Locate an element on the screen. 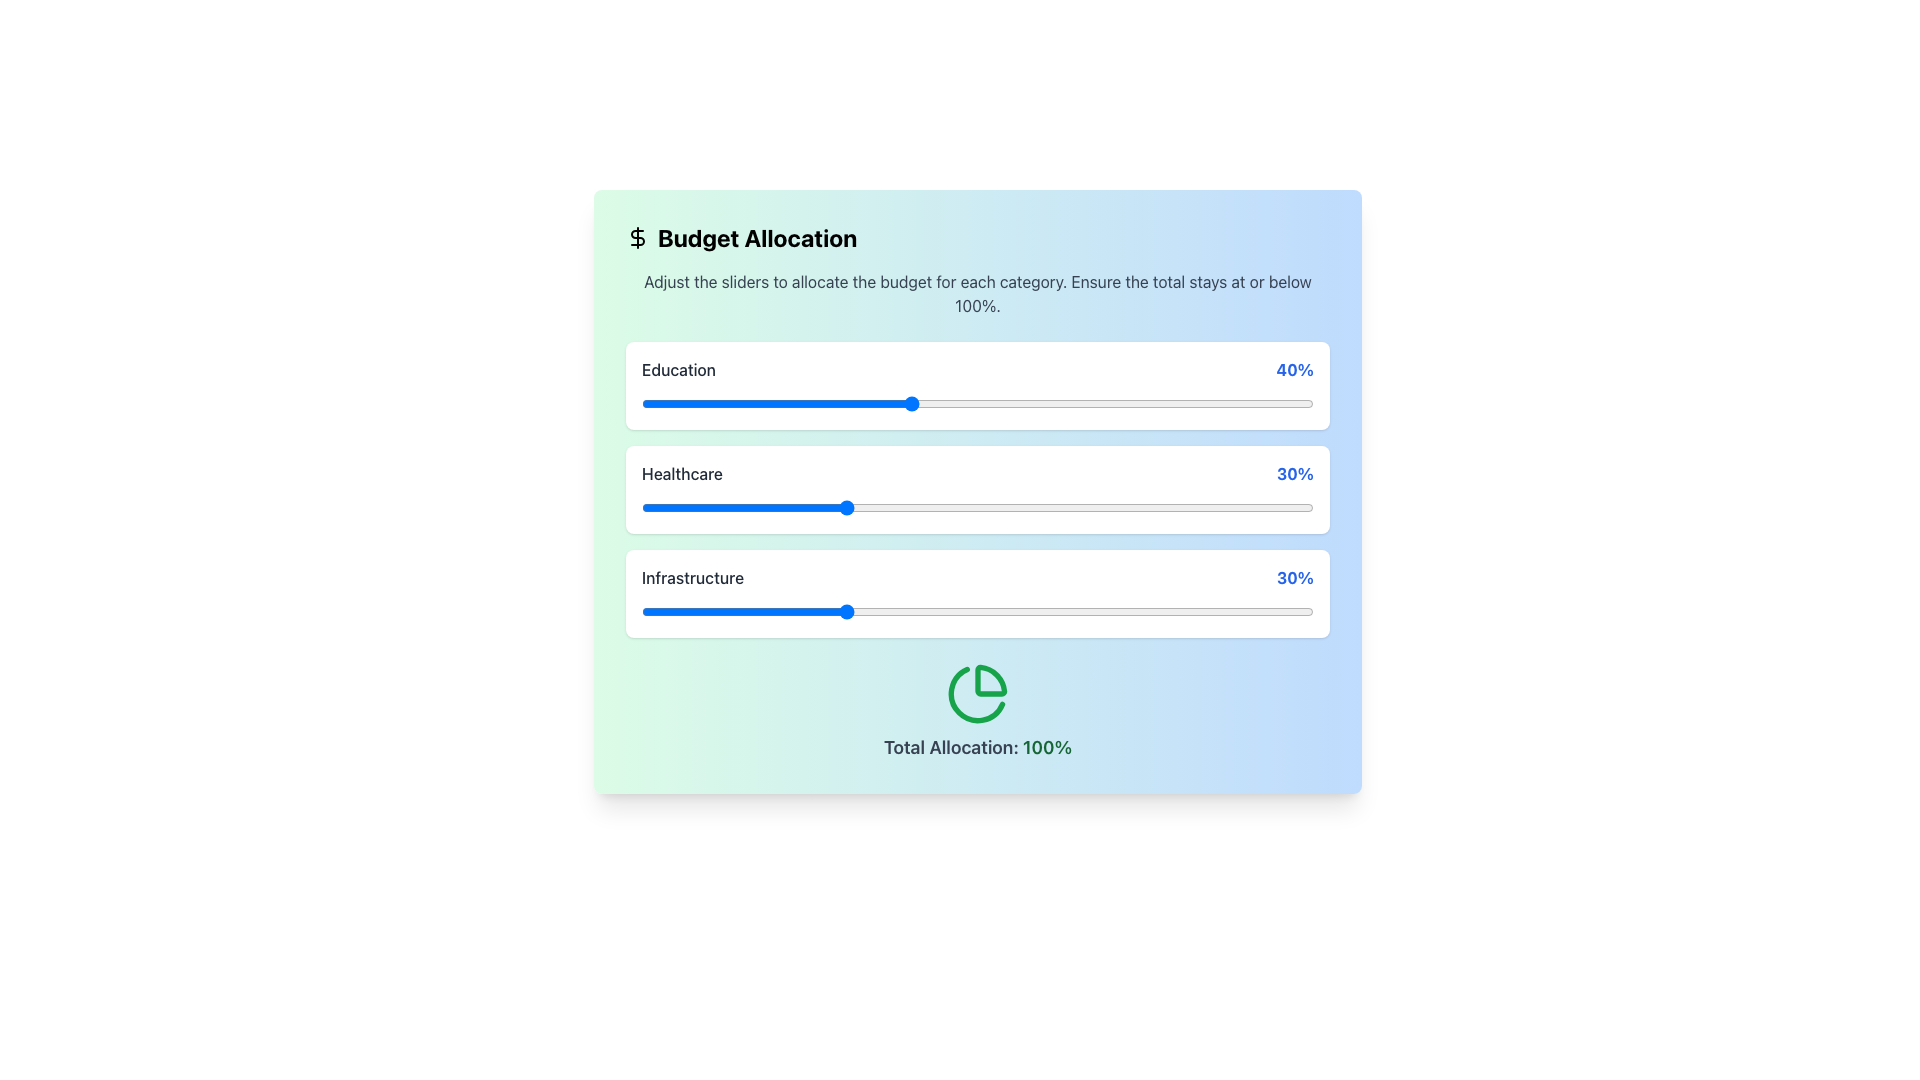  healthcare allocation is located at coordinates (1172, 507).